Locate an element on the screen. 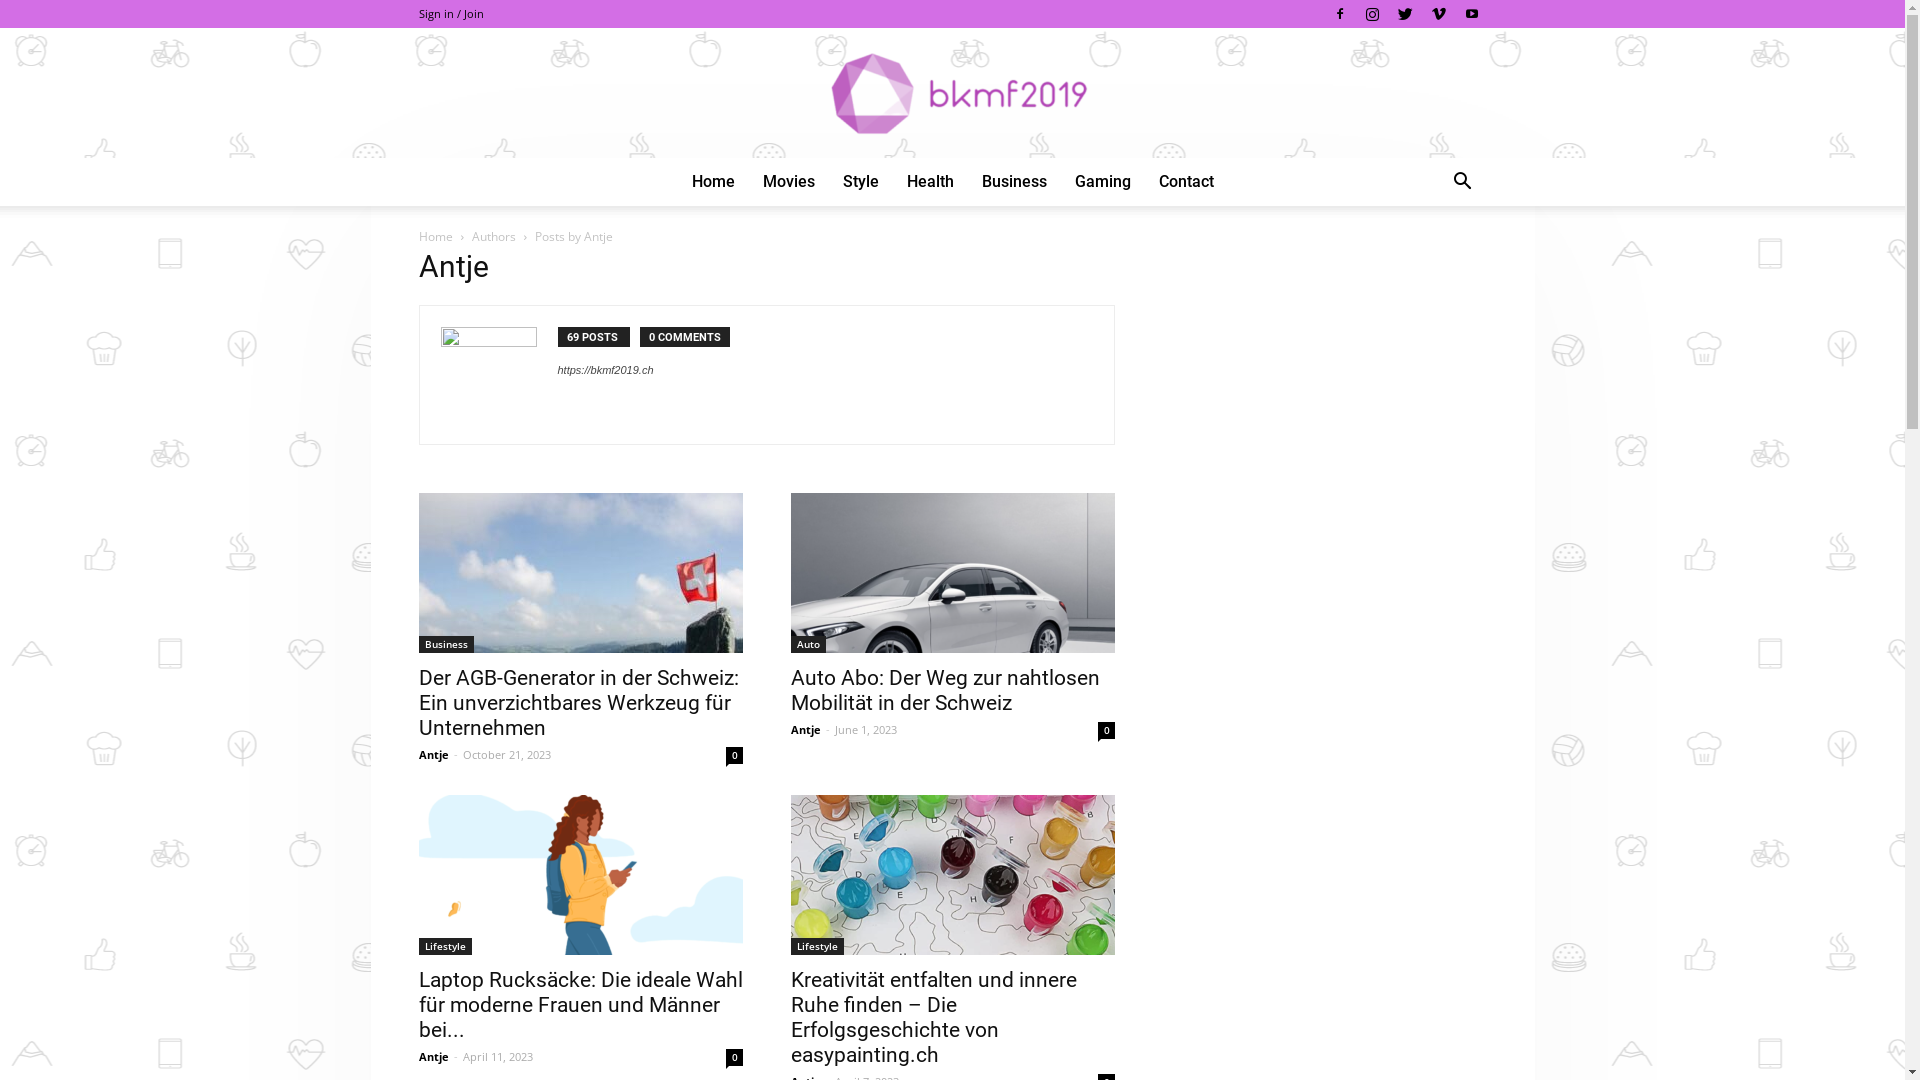  'Style' is located at coordinates (859, 181).